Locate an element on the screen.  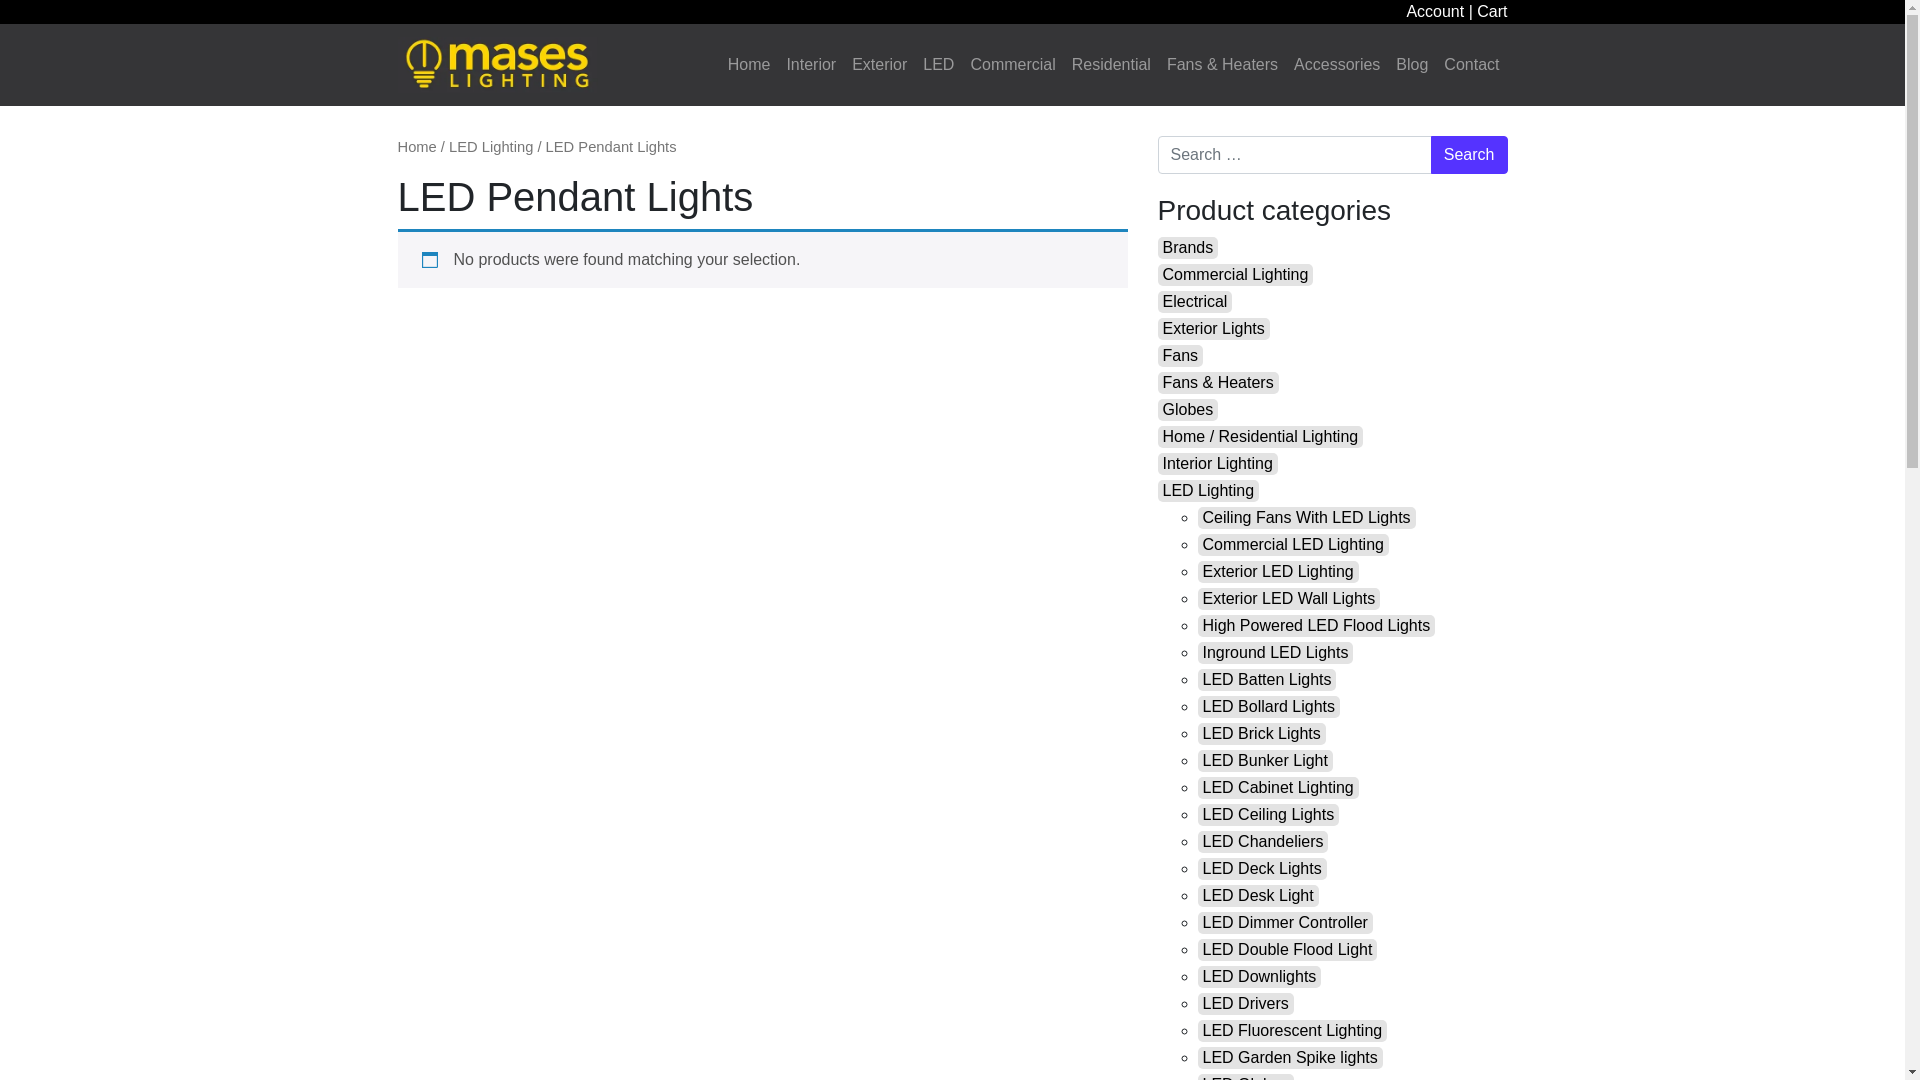
'Contact' is located at coordinates (1471, 64).